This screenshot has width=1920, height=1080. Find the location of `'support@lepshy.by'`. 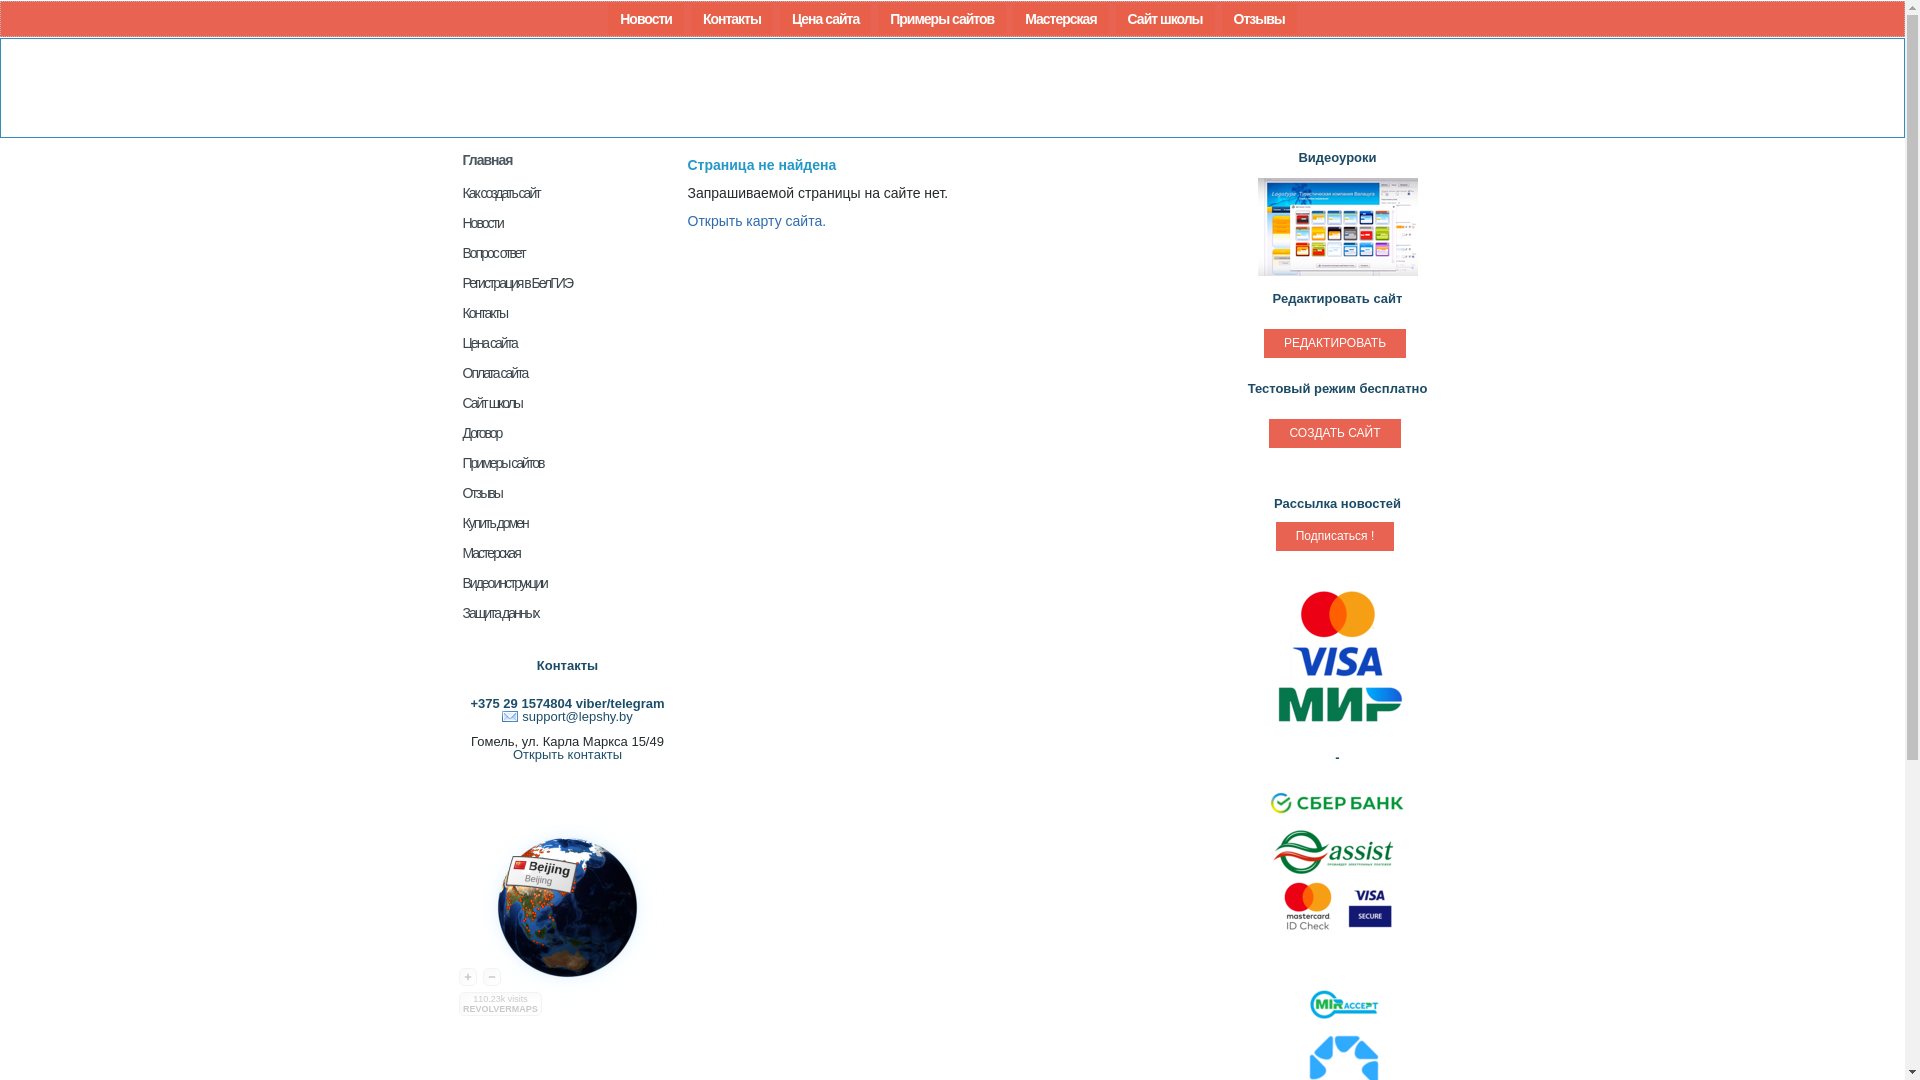

'support@lepshy.by' is located at coordinates (566, 715).